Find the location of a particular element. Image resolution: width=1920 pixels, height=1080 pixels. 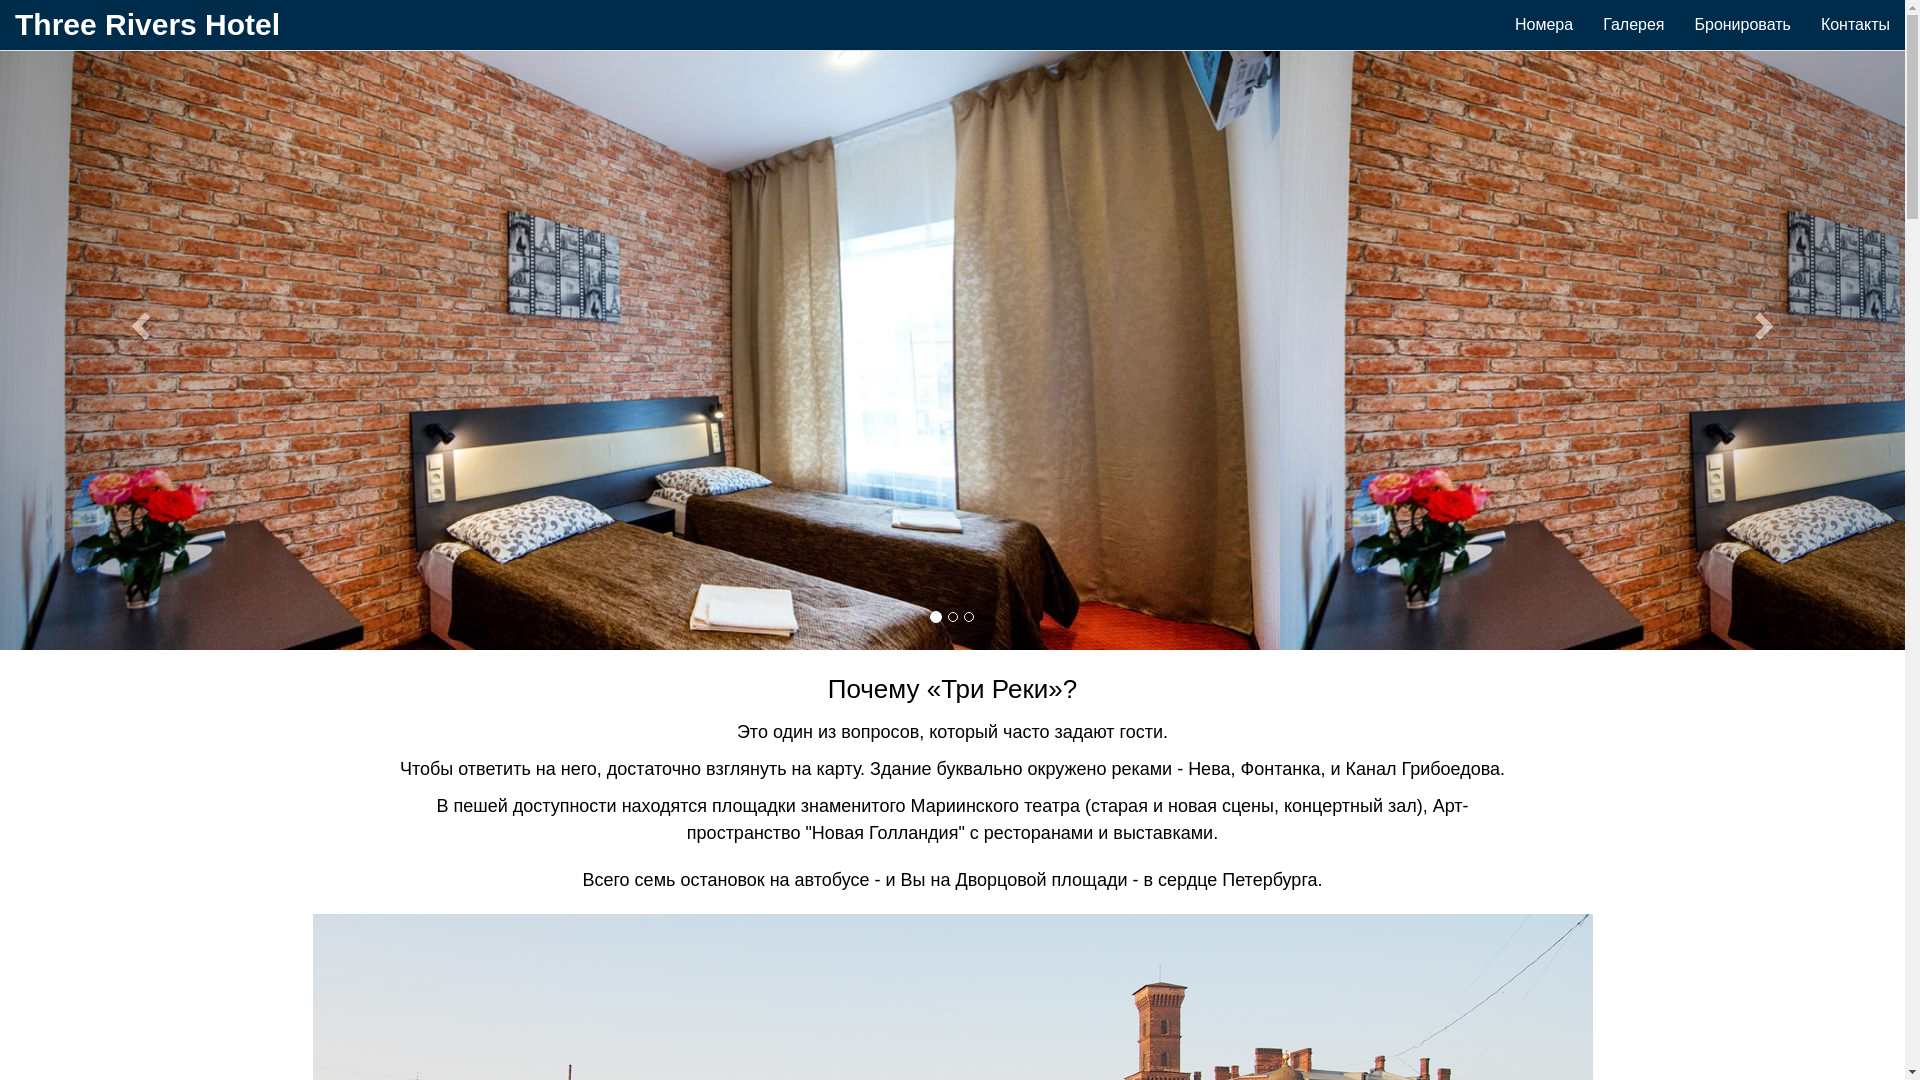

'Three Rivers Hotel' is located at coordinates (146, 24).